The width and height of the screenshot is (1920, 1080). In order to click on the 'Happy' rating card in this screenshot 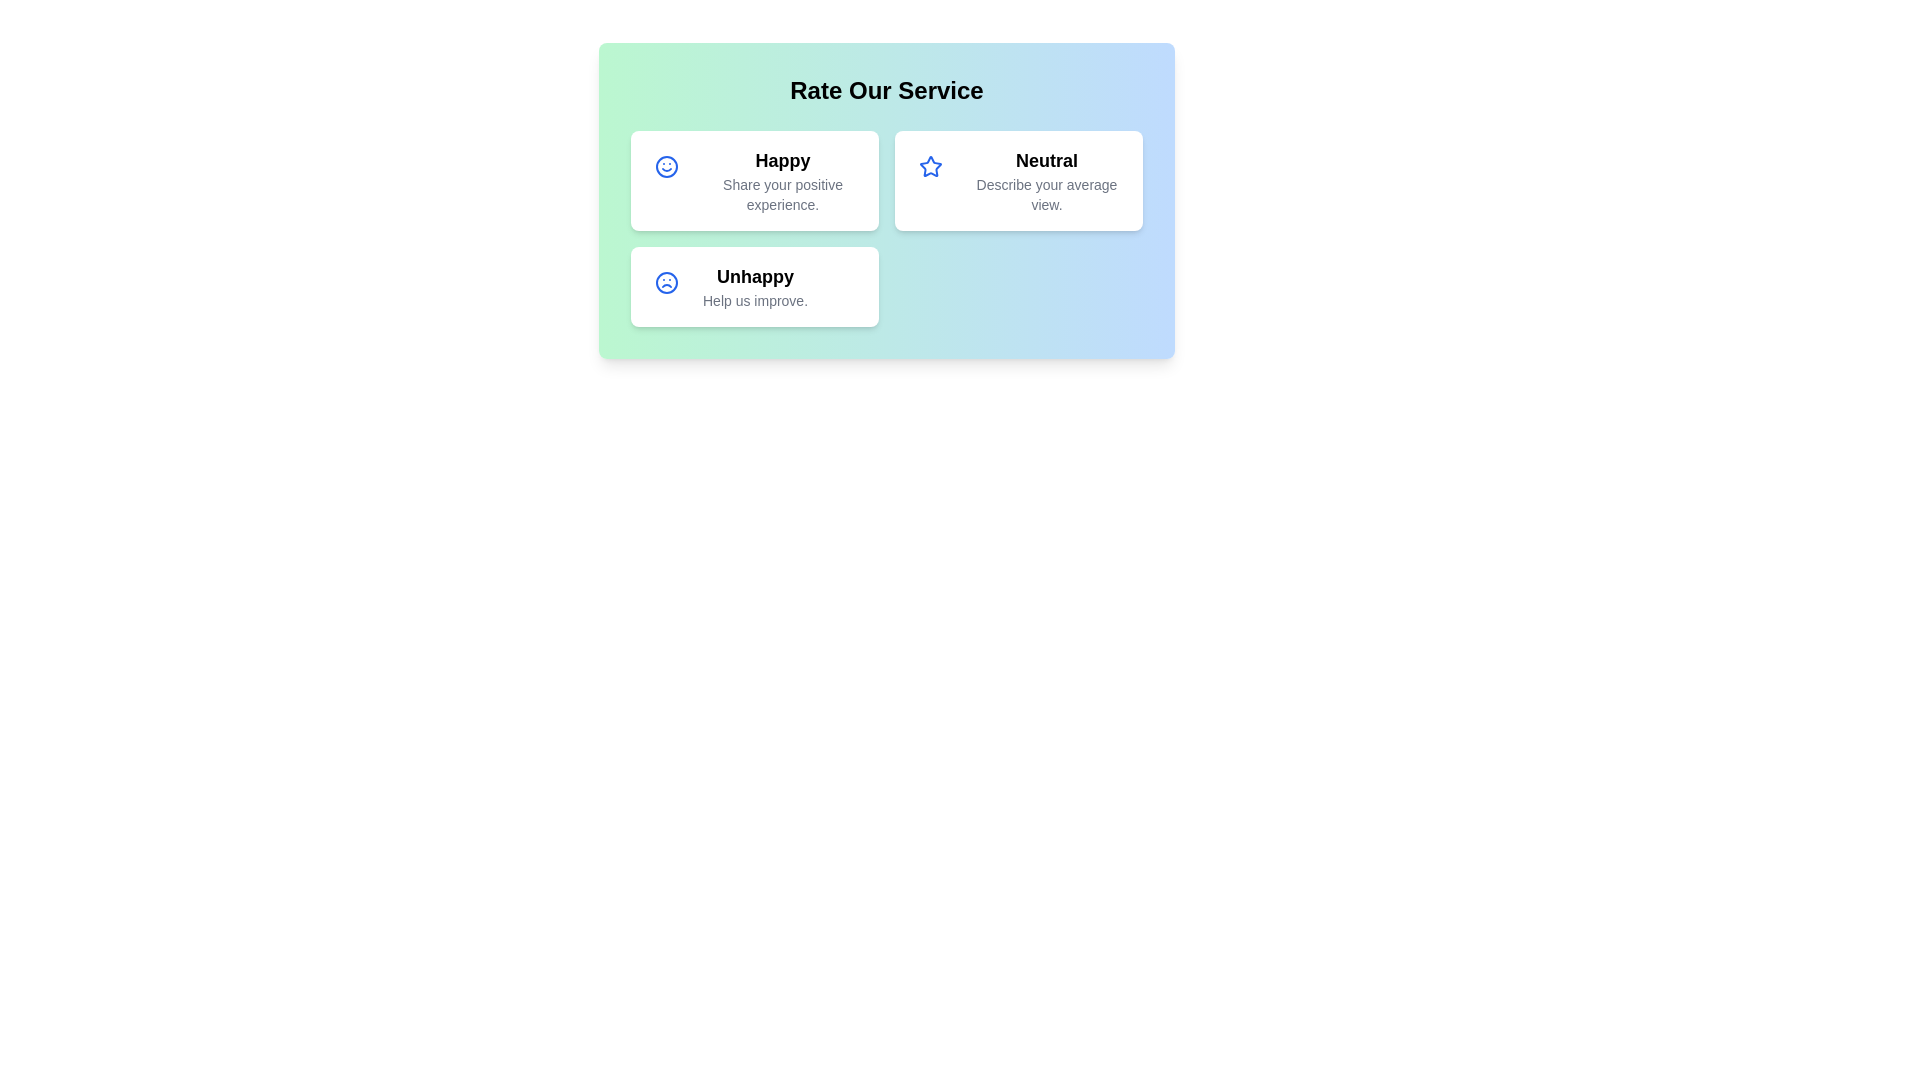, I will do `click(753, 181)`.